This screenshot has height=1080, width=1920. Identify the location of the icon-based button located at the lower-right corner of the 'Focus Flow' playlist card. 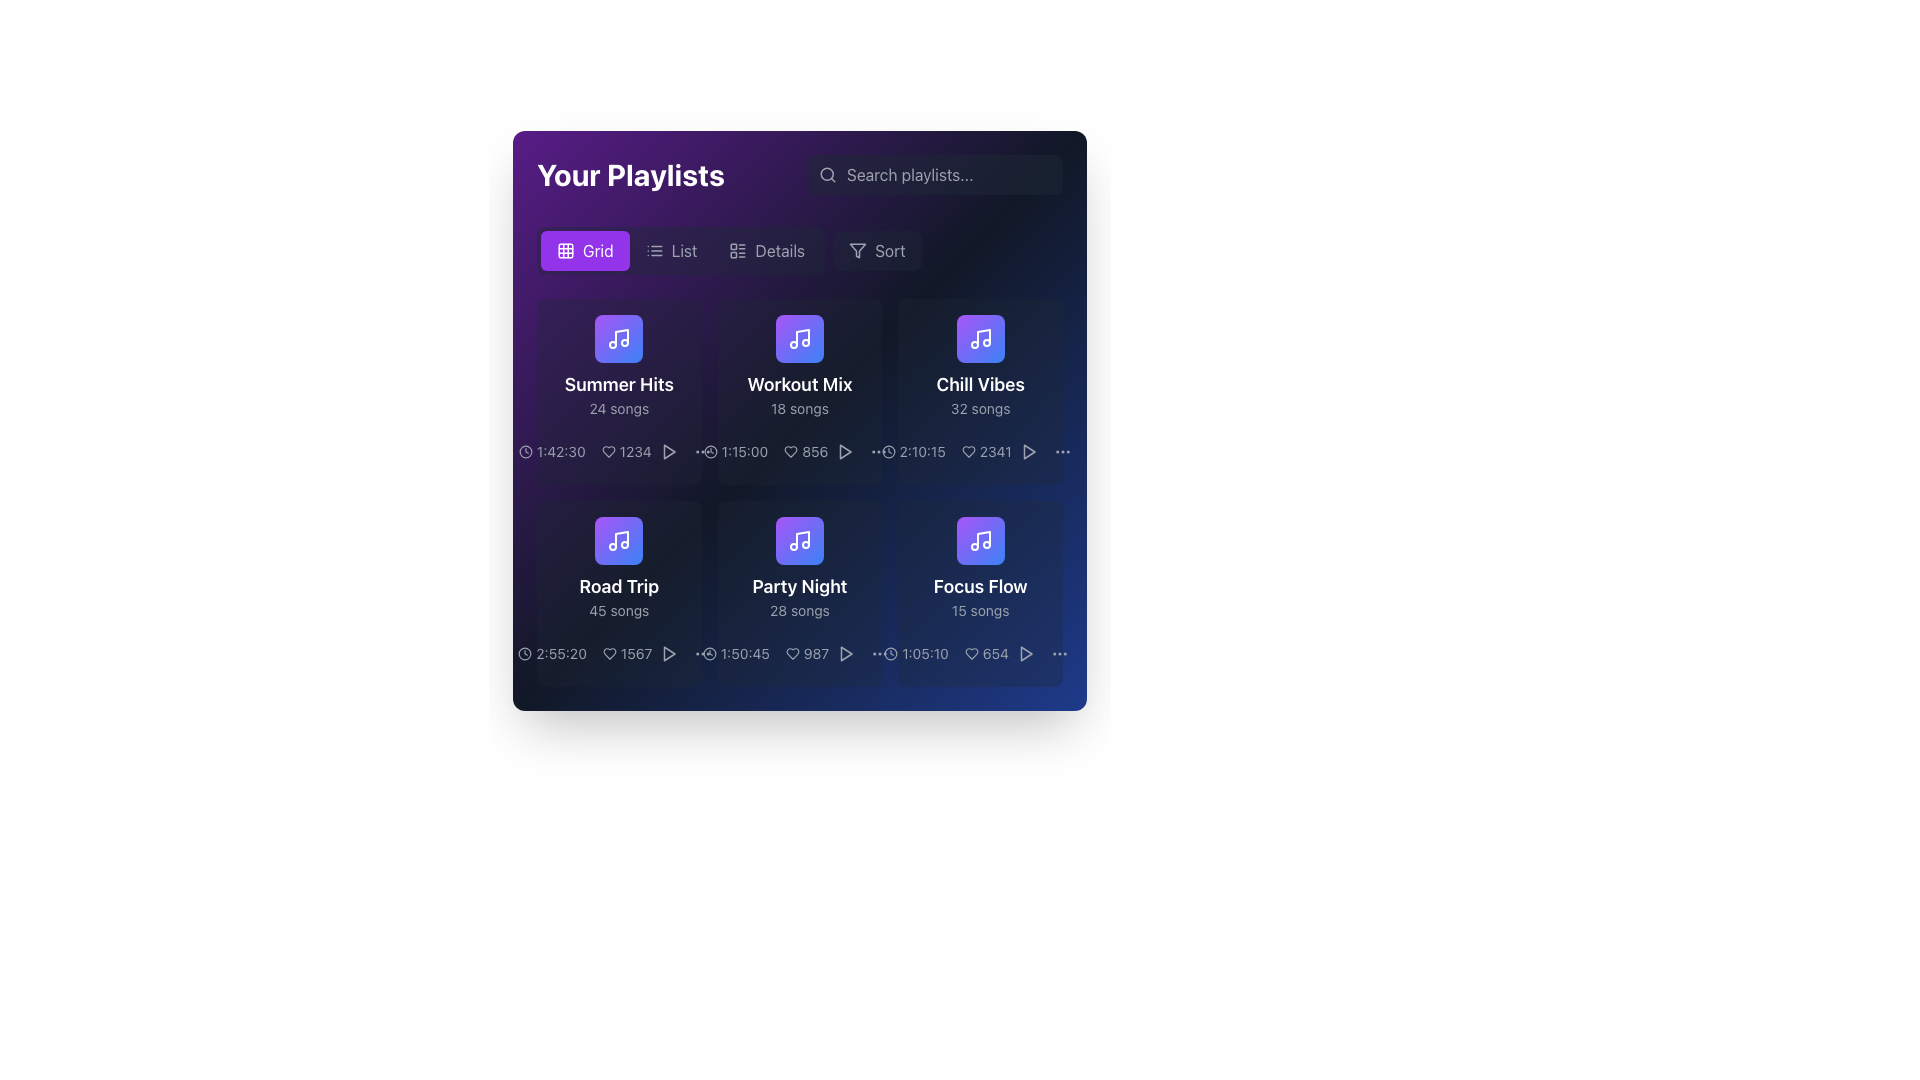
(1026, 654).